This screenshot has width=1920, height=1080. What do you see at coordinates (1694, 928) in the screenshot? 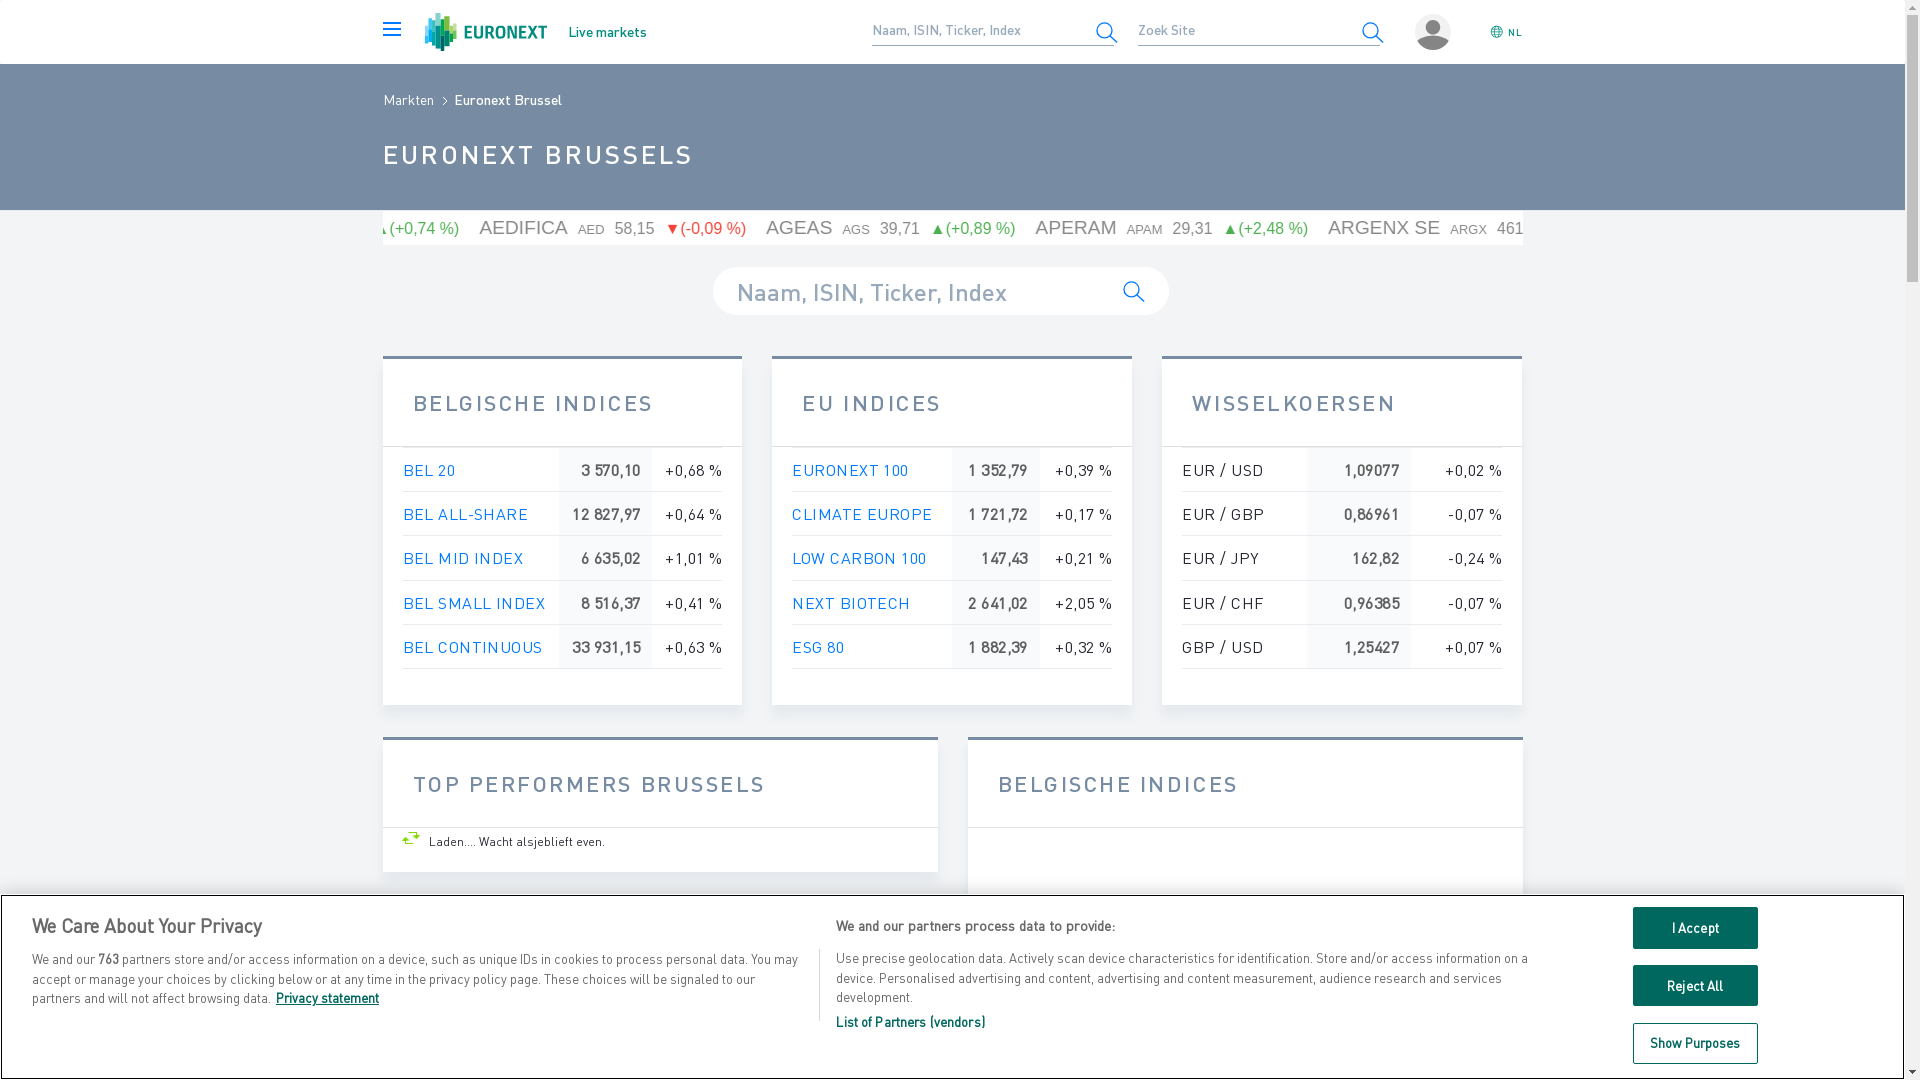
I see `'I Accept'` at bounding box center [1694, 928].